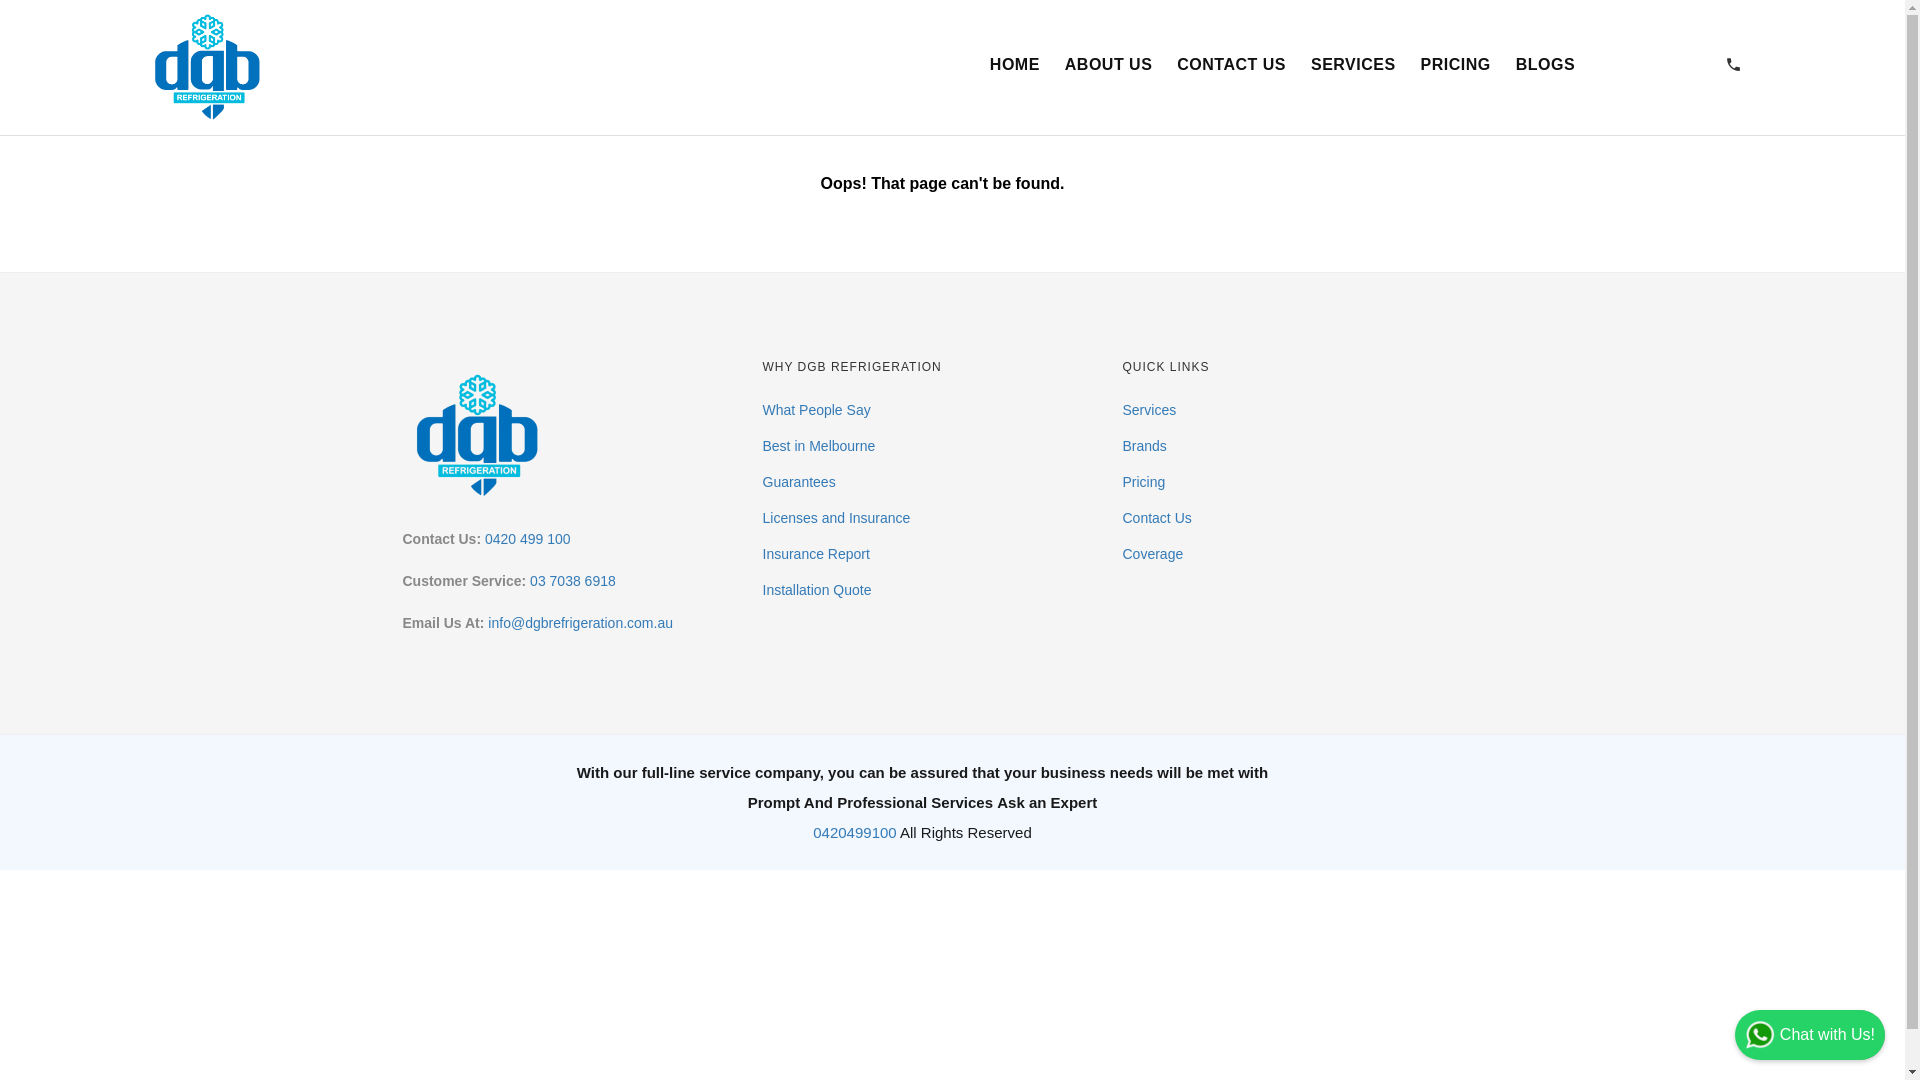  What do you see at coordinates (854, 832) in the screenshot?
I see `'0420499100'` at bounding box center [854, 832].